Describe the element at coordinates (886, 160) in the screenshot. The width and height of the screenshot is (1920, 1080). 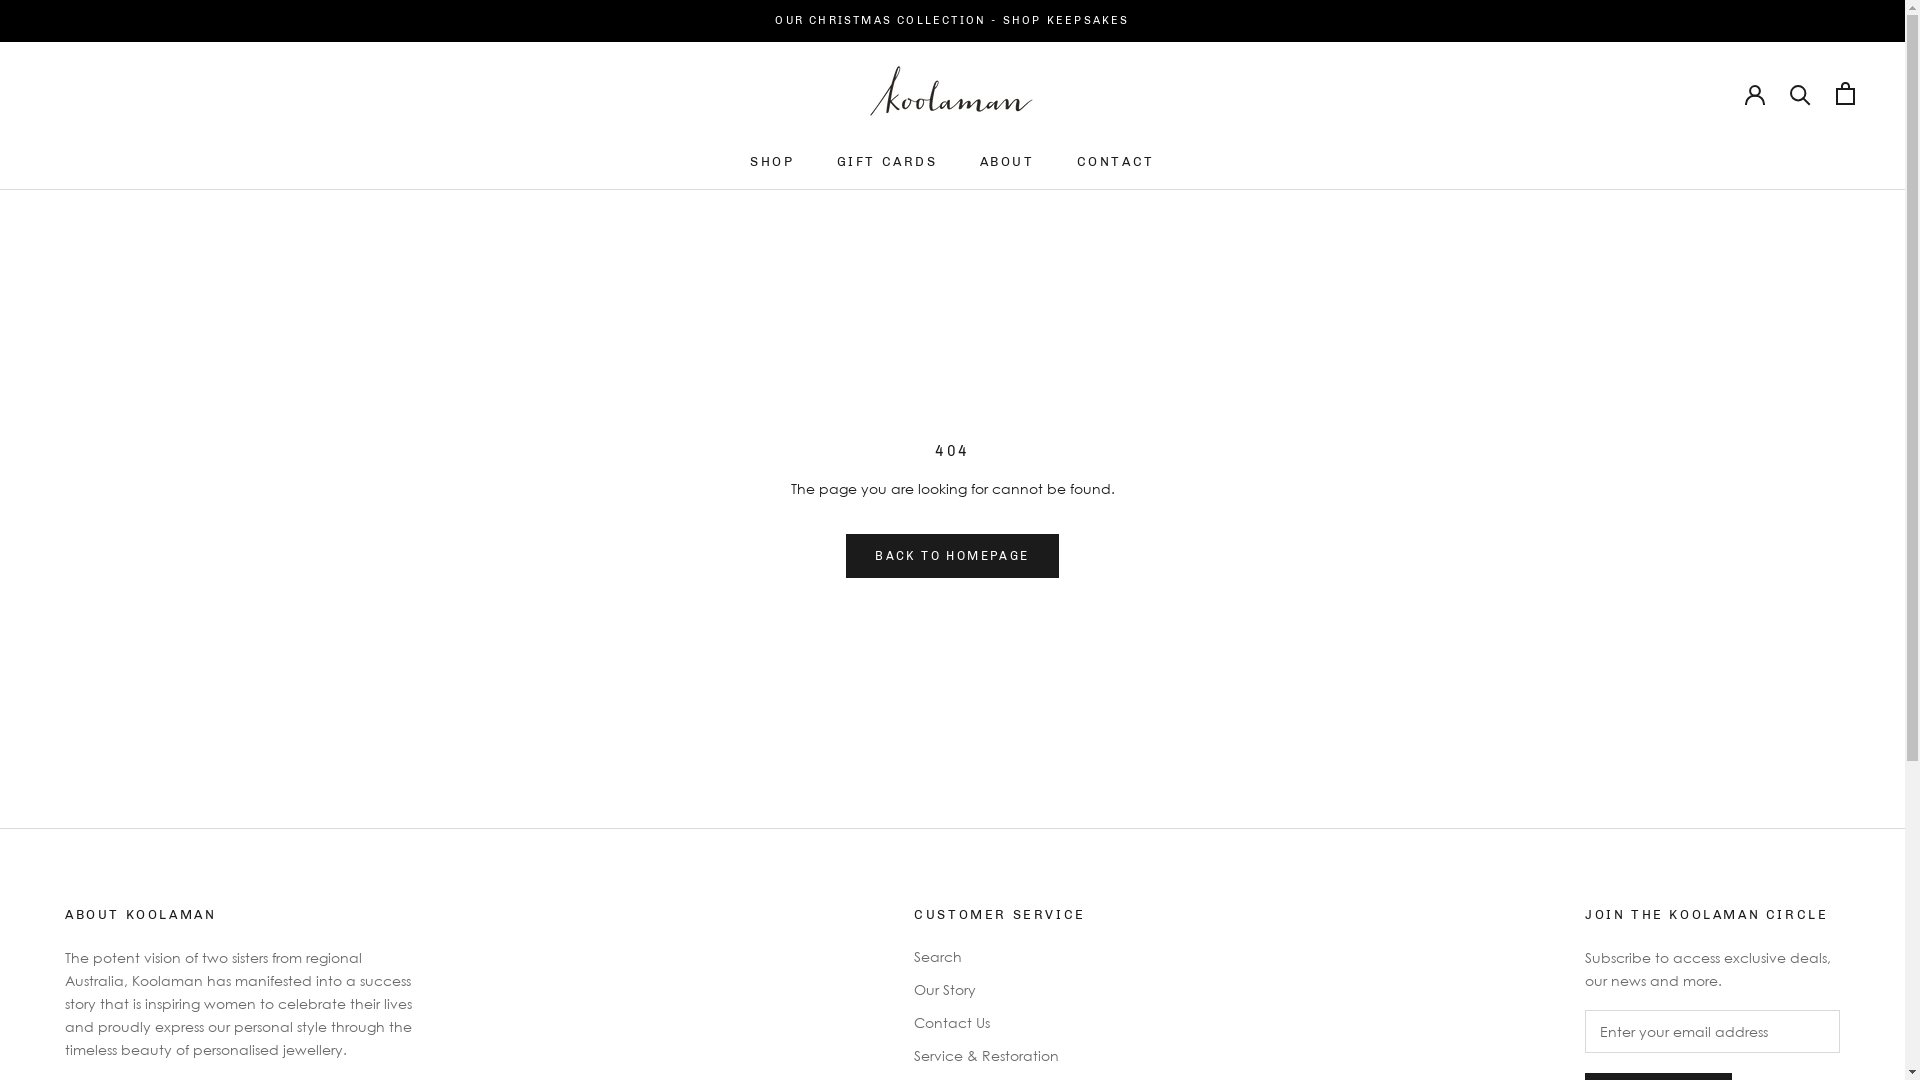
I see `'GIFT CARDS` at that location.